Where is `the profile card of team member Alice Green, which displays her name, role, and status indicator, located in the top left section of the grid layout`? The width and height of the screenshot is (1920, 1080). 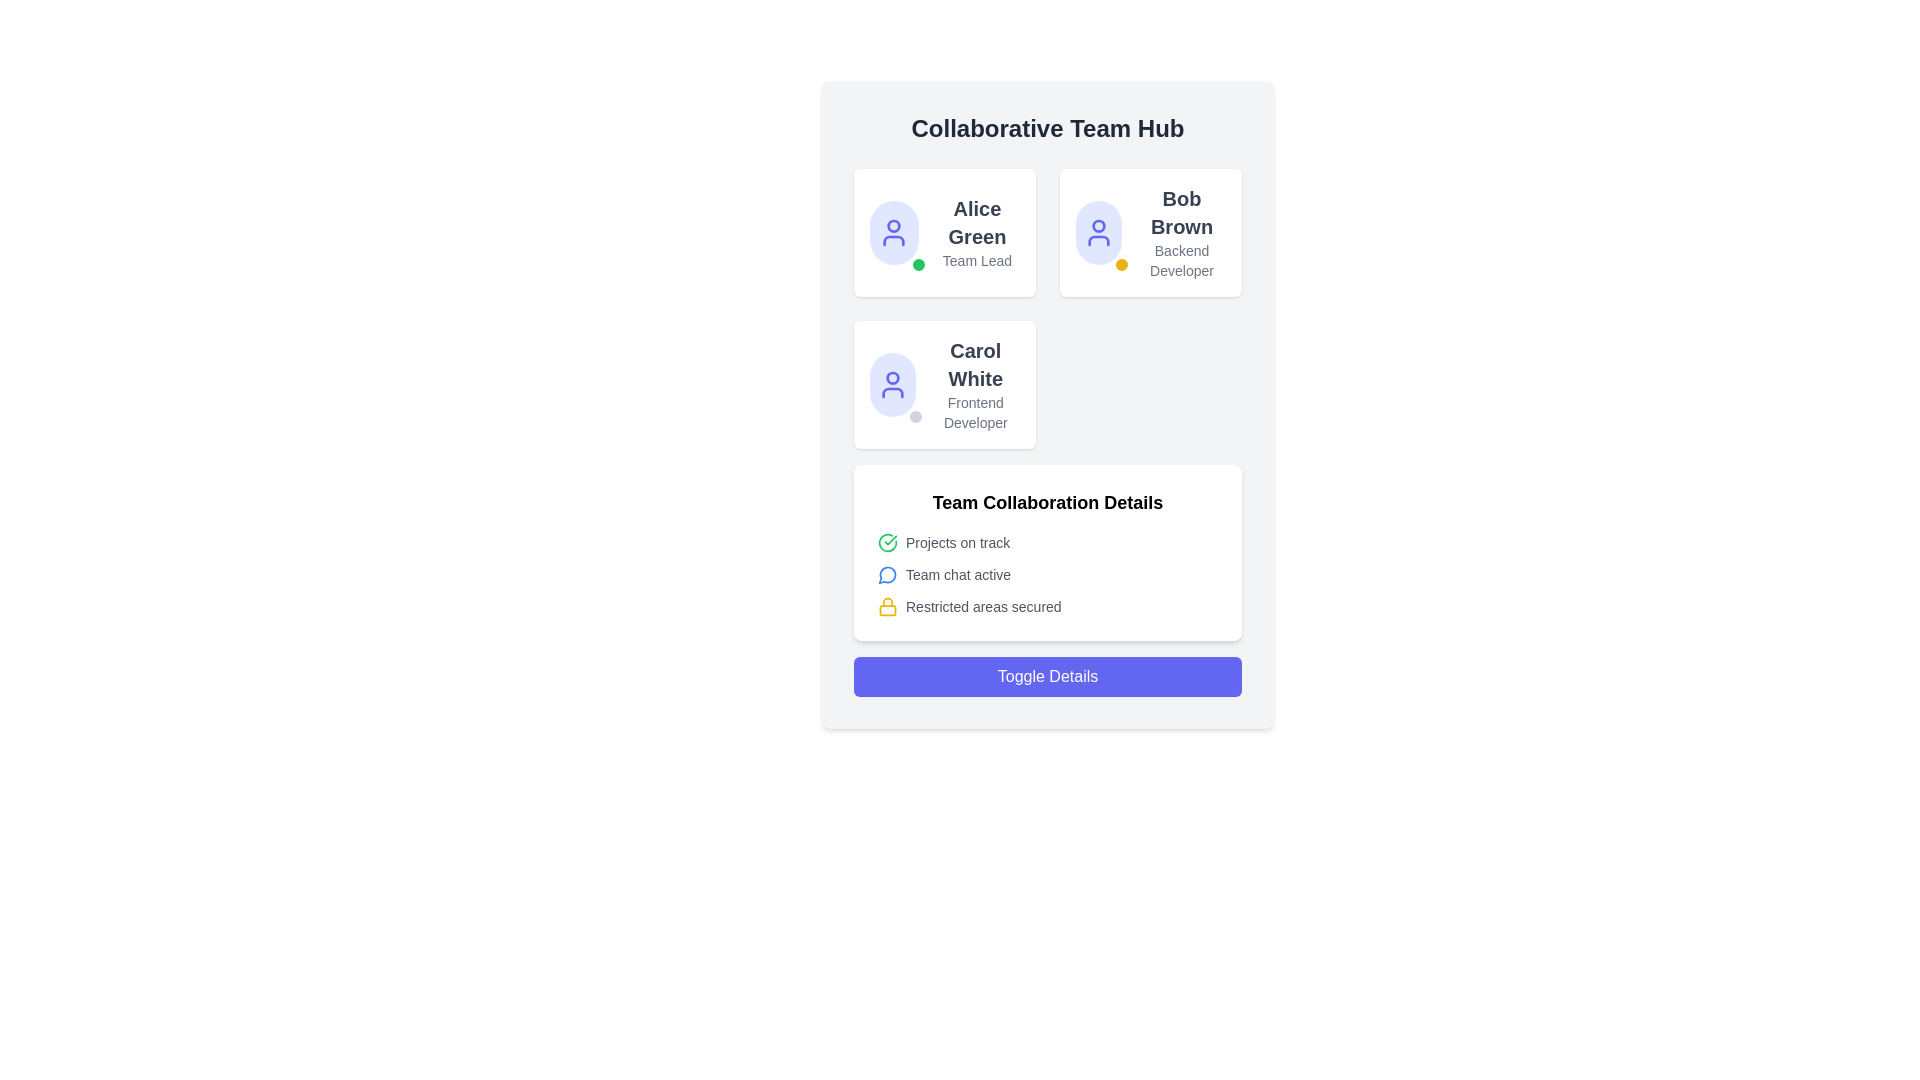
the profile card of team member Alice Green, which displays her name, role, and status indicator, located in the top left section of the grid layout is located at coordinates (944, 231).